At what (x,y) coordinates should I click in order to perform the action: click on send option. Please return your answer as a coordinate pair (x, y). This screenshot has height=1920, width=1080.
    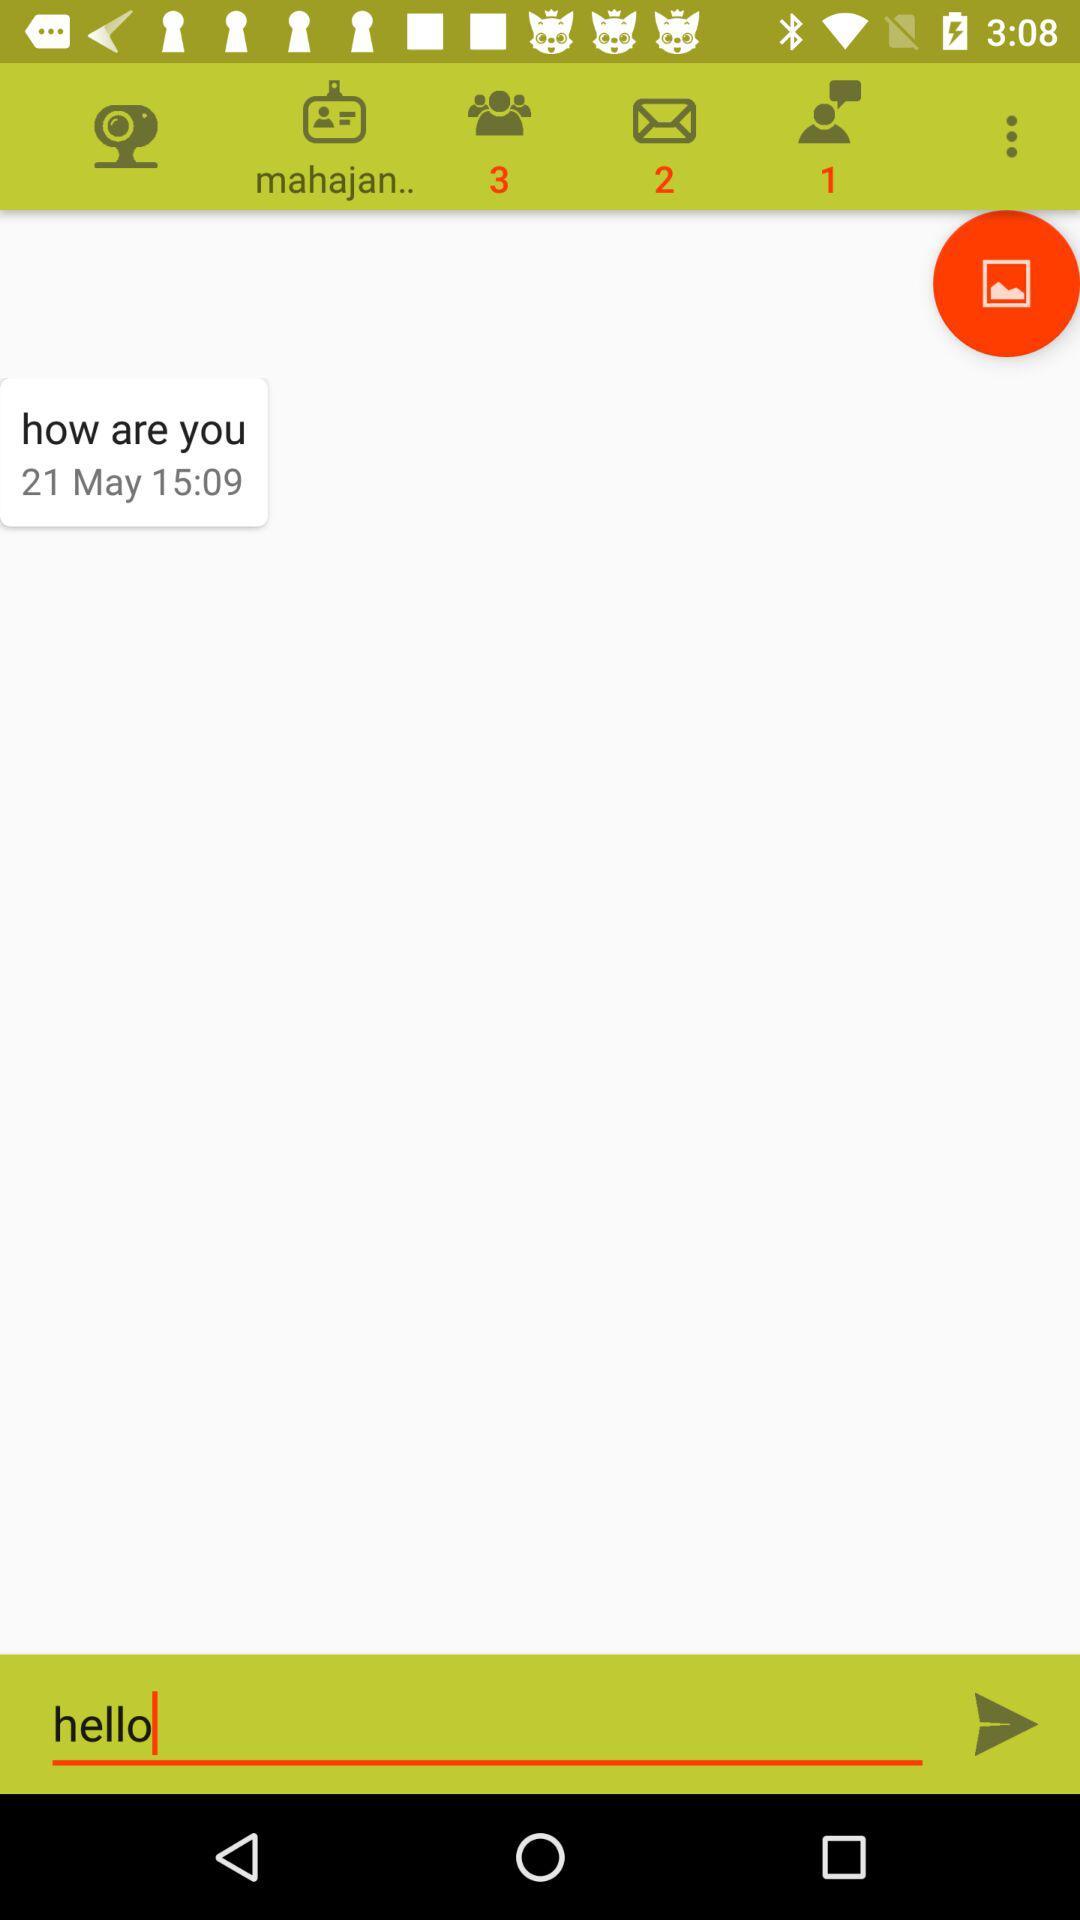
    Looking at the image, I should click on (1006, 1723).